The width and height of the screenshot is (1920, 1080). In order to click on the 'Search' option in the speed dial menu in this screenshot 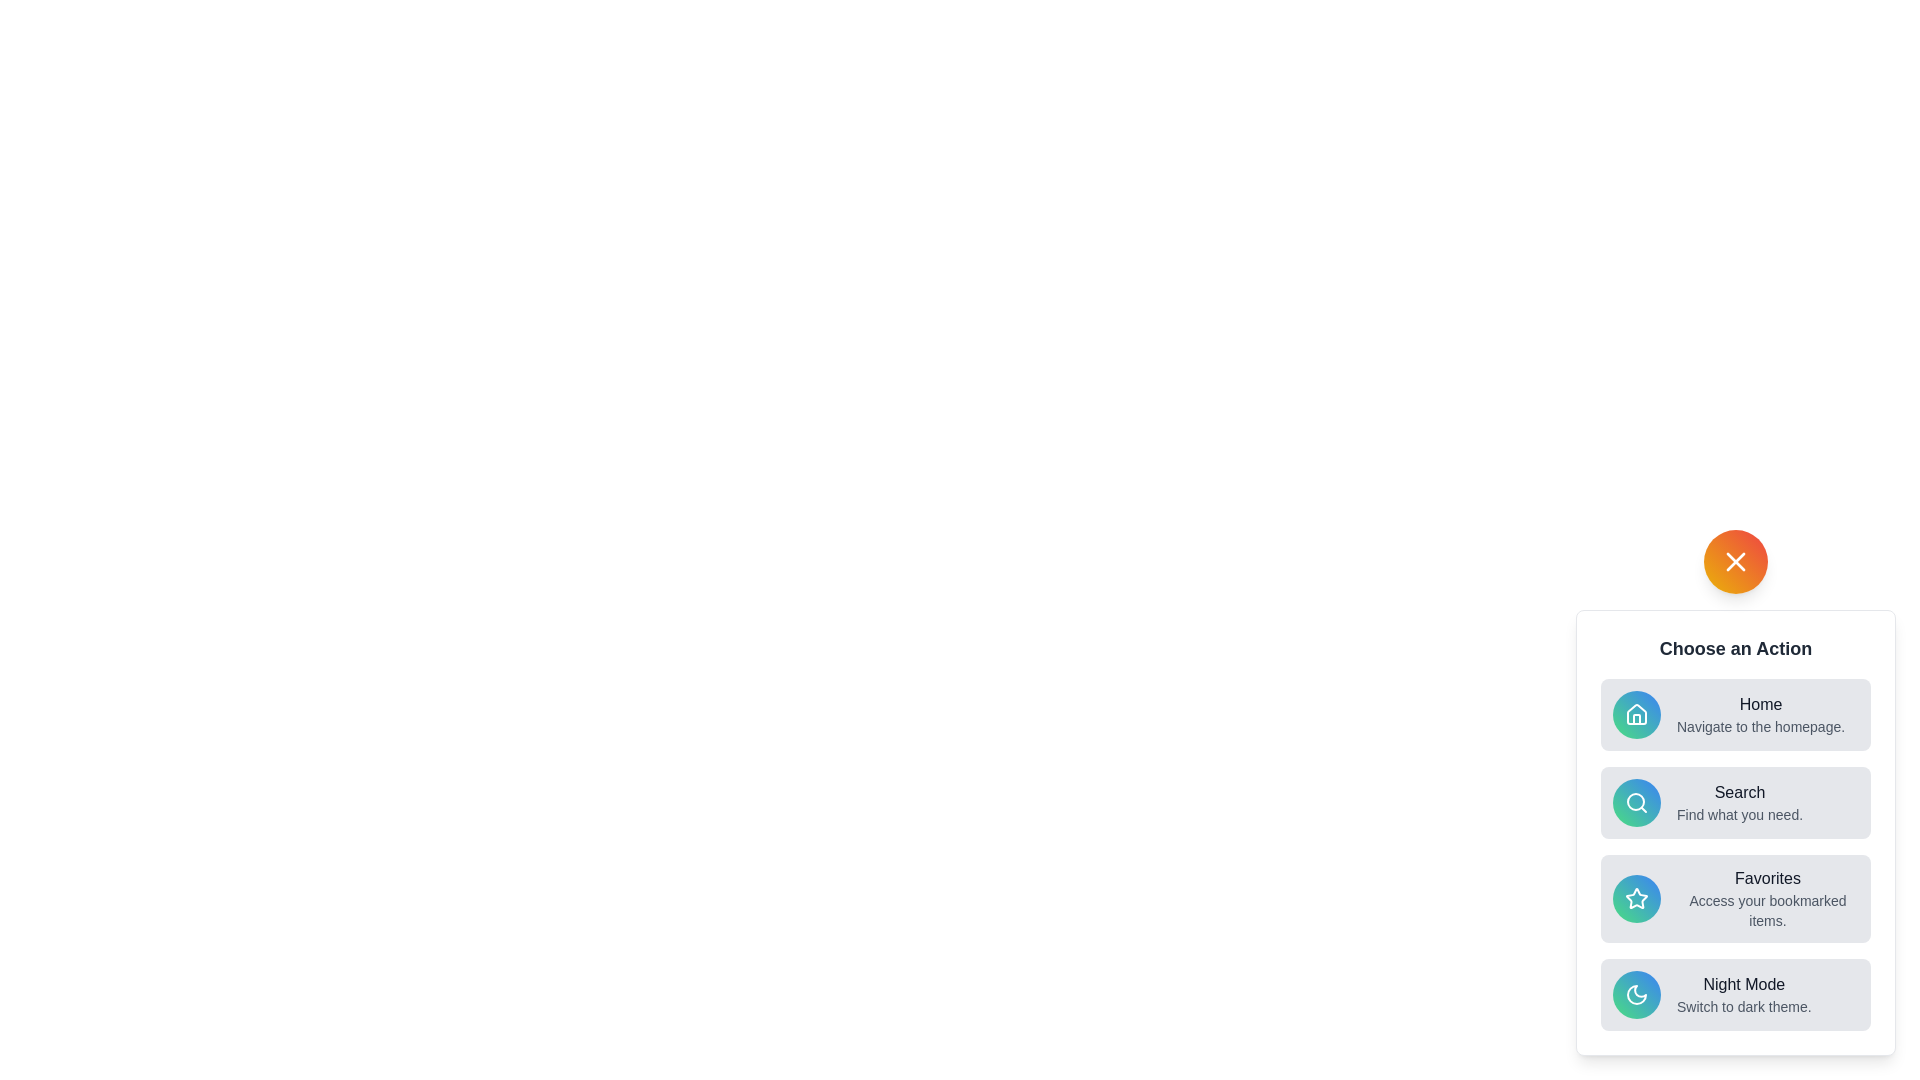, I will do `click(1735, 801)`.